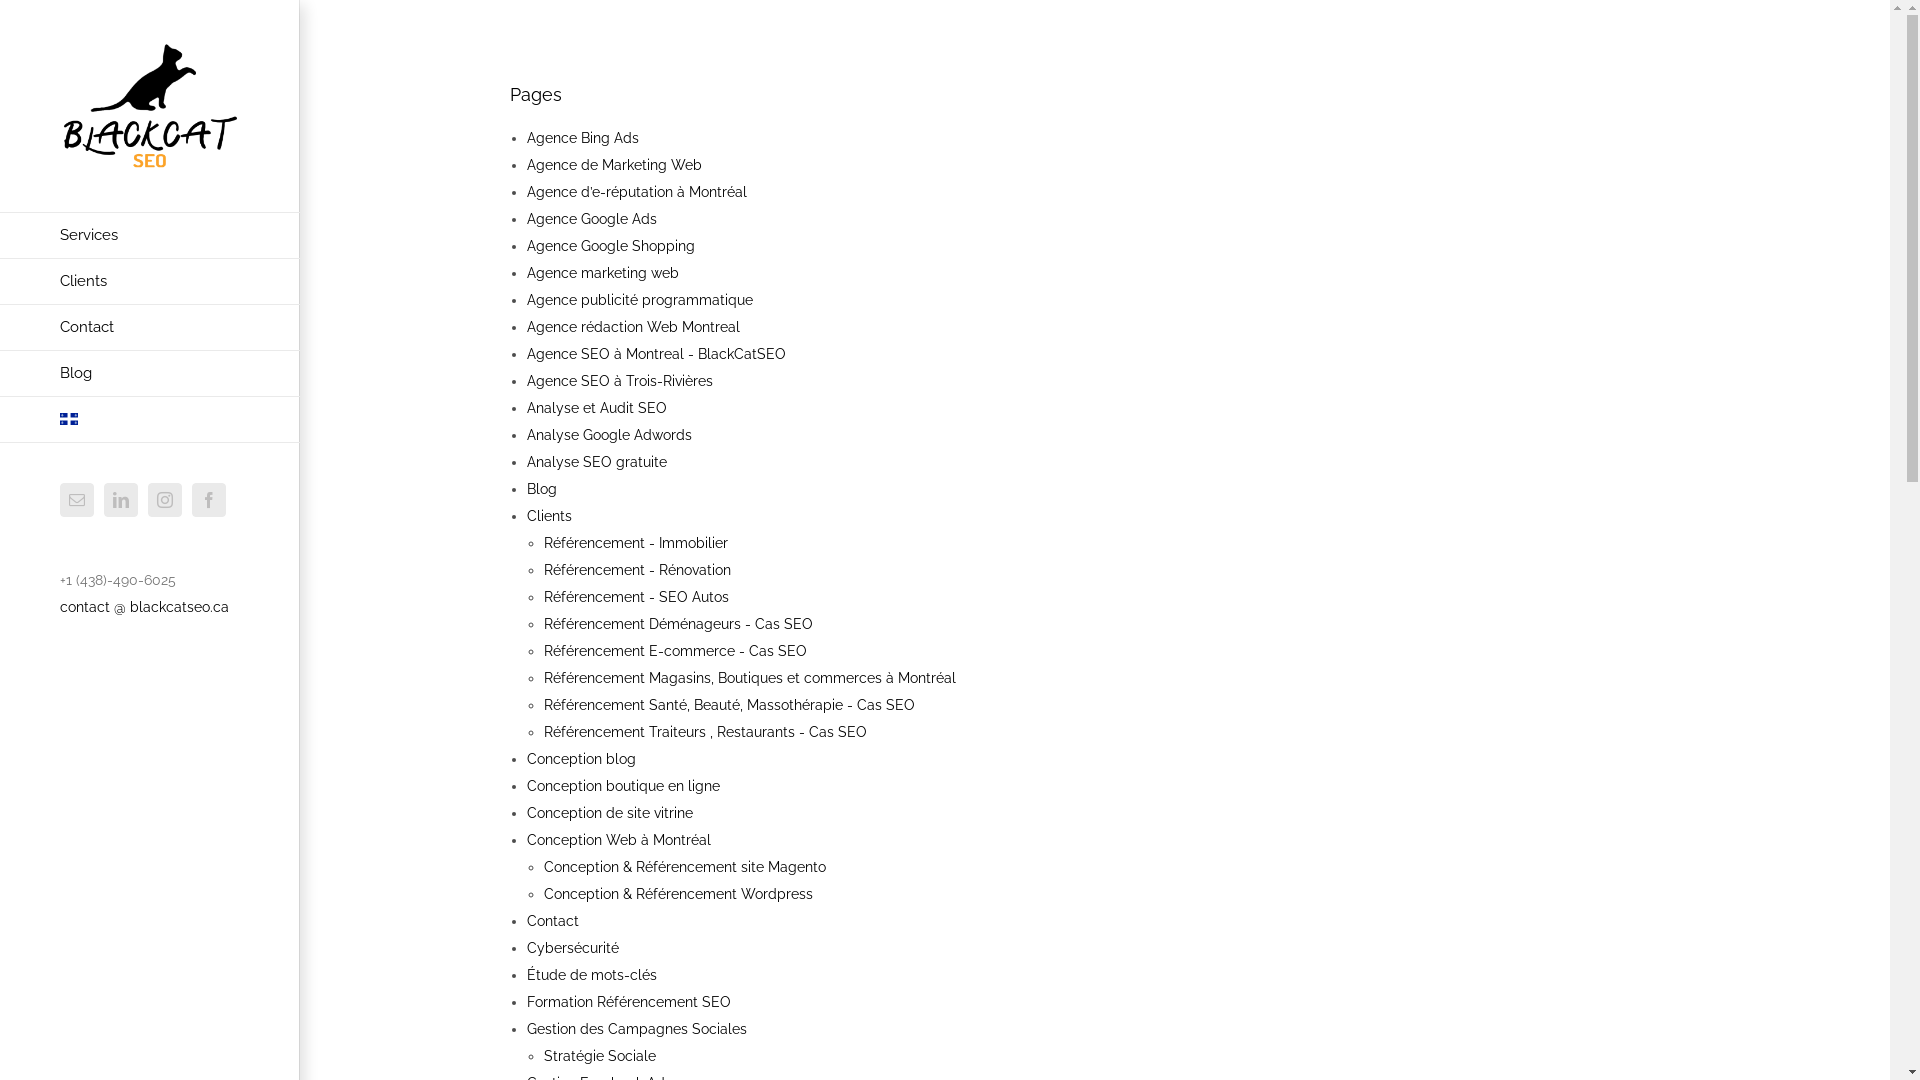  What do you see at coordinates (590, 219) in the screenshot?
I see `'Agence Google Ads'` at bounding box center [590, 219].